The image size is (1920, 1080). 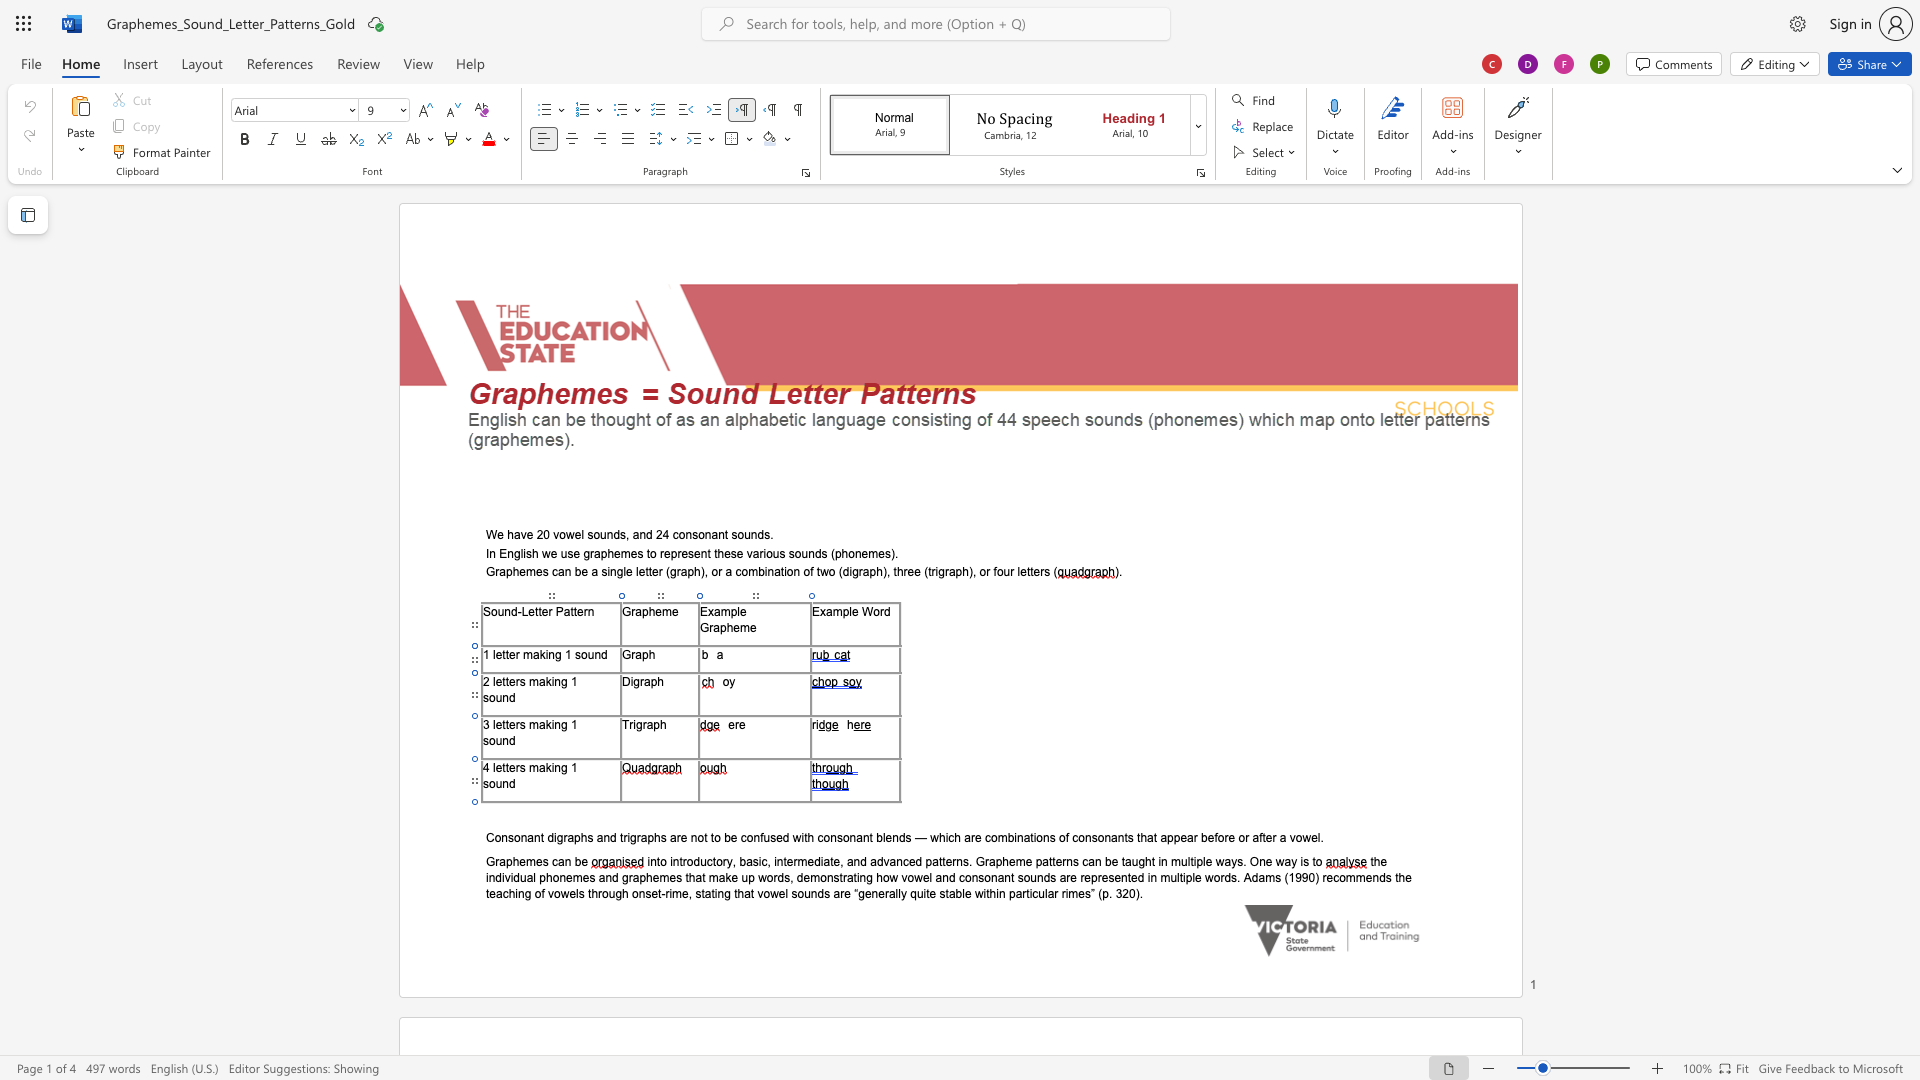 What do you see at coordinates (1314, 860) in the screenshot?
I see `the 13th character "t" in the text` at bounding box center [1314, 860].